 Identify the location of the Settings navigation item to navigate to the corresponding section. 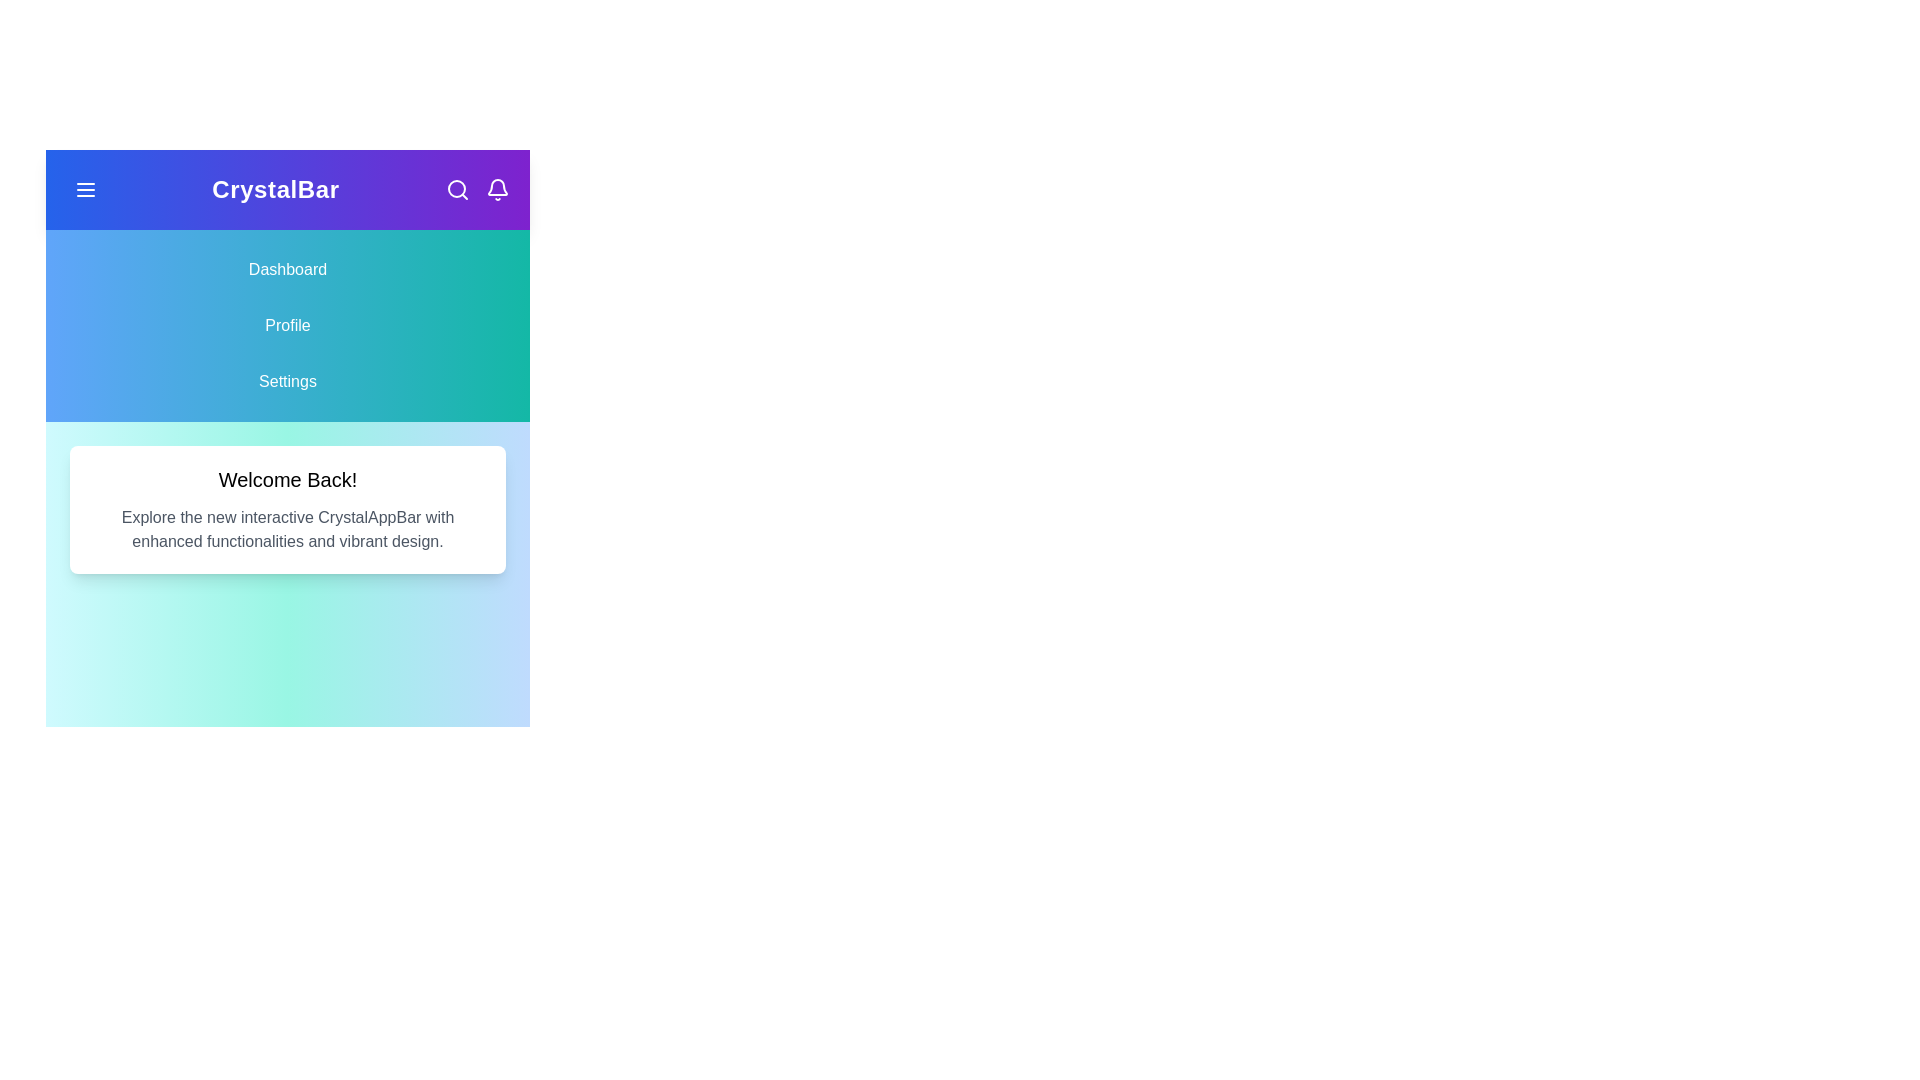
(287, 381).